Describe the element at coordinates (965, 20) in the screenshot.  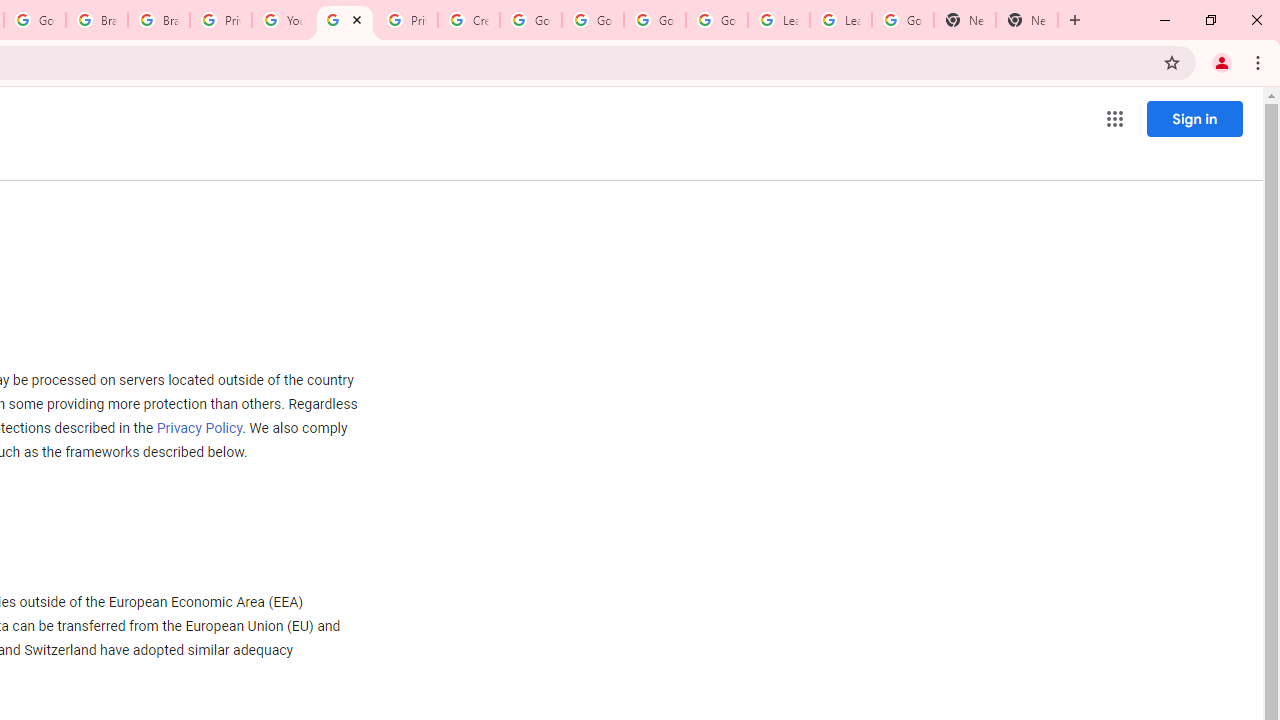
I see `'New Tab'` at that location.